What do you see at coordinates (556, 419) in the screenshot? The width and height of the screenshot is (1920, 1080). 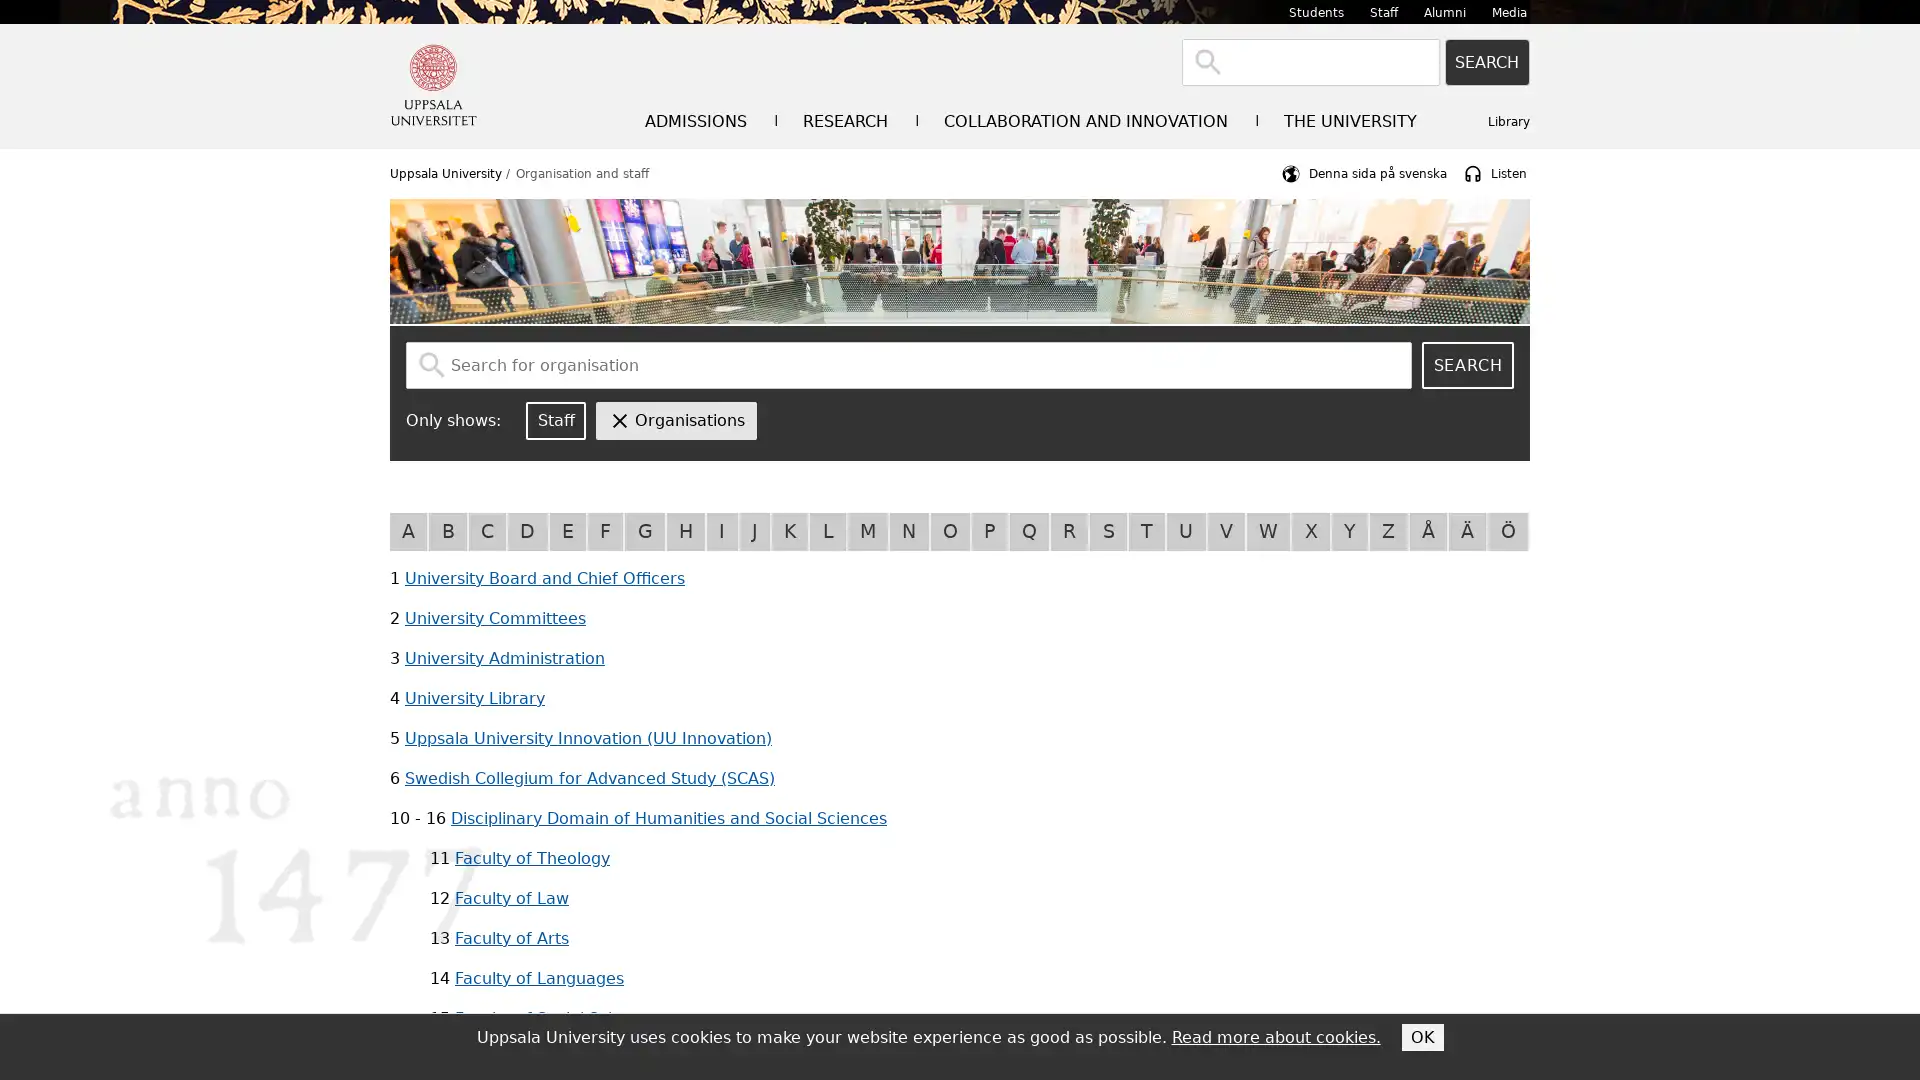 I see `Visa endast traffar inom typen Staff` at bounding box center [556, 419].